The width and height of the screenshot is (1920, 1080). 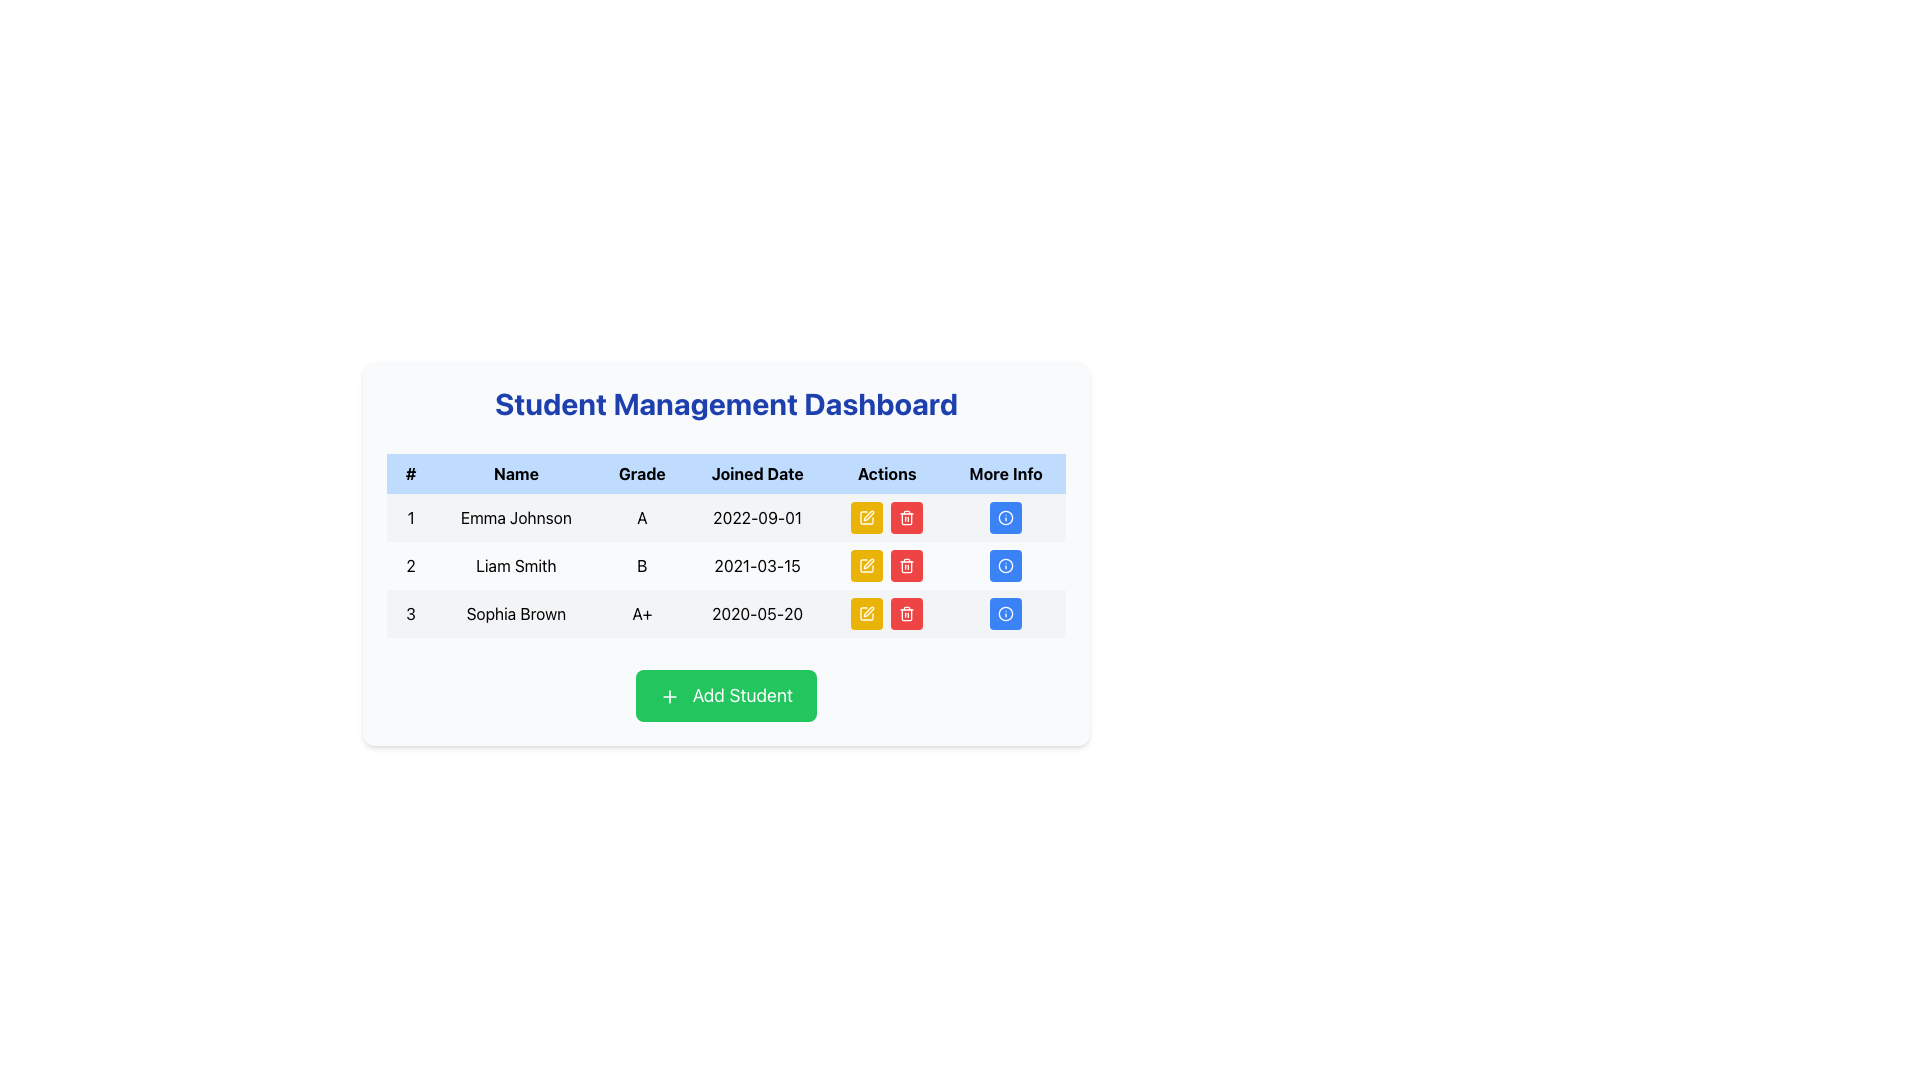 What do you see at coordinates (725, 694) in the screenshot?
I see `the prominent green button labeled 'Add Student' located centrally beneath the student information table` at bounding box center [725, 694].